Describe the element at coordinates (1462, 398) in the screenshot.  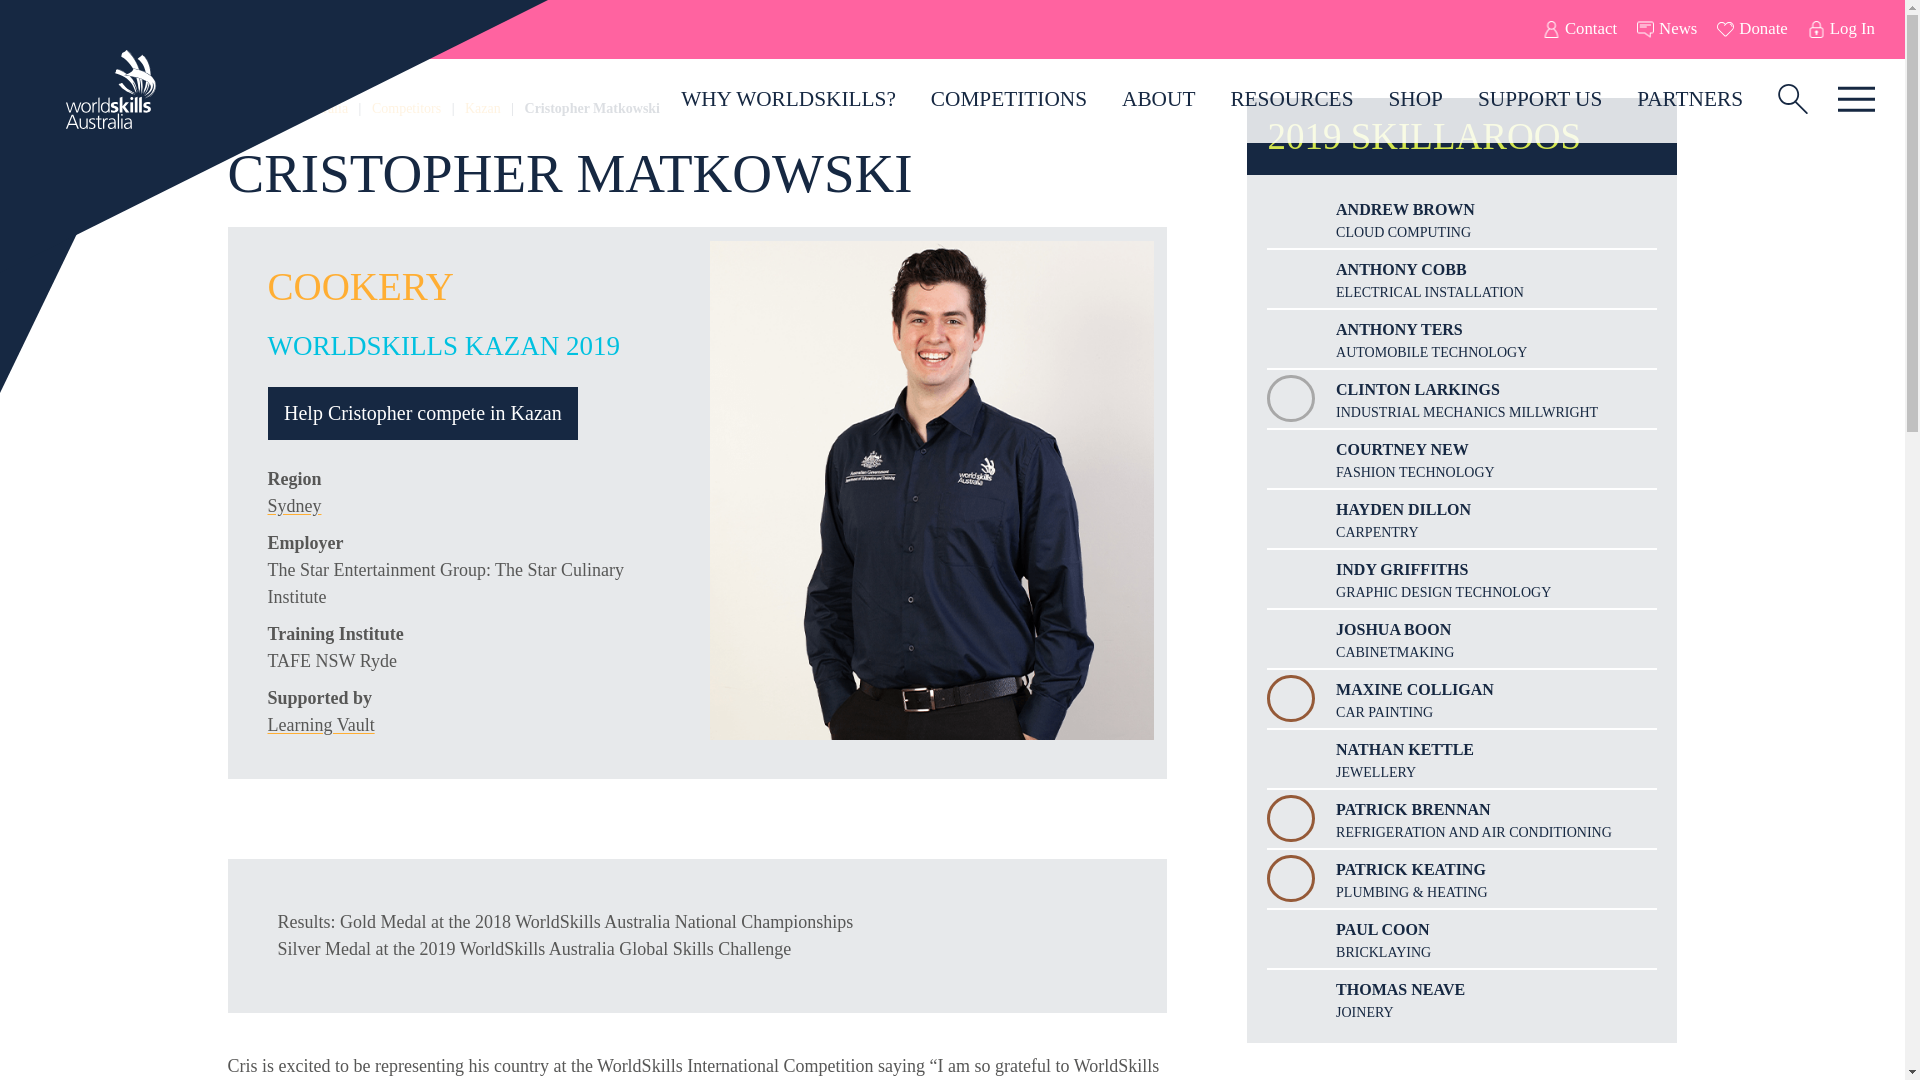
I see `'CLINTON LARKINGS` at that location.